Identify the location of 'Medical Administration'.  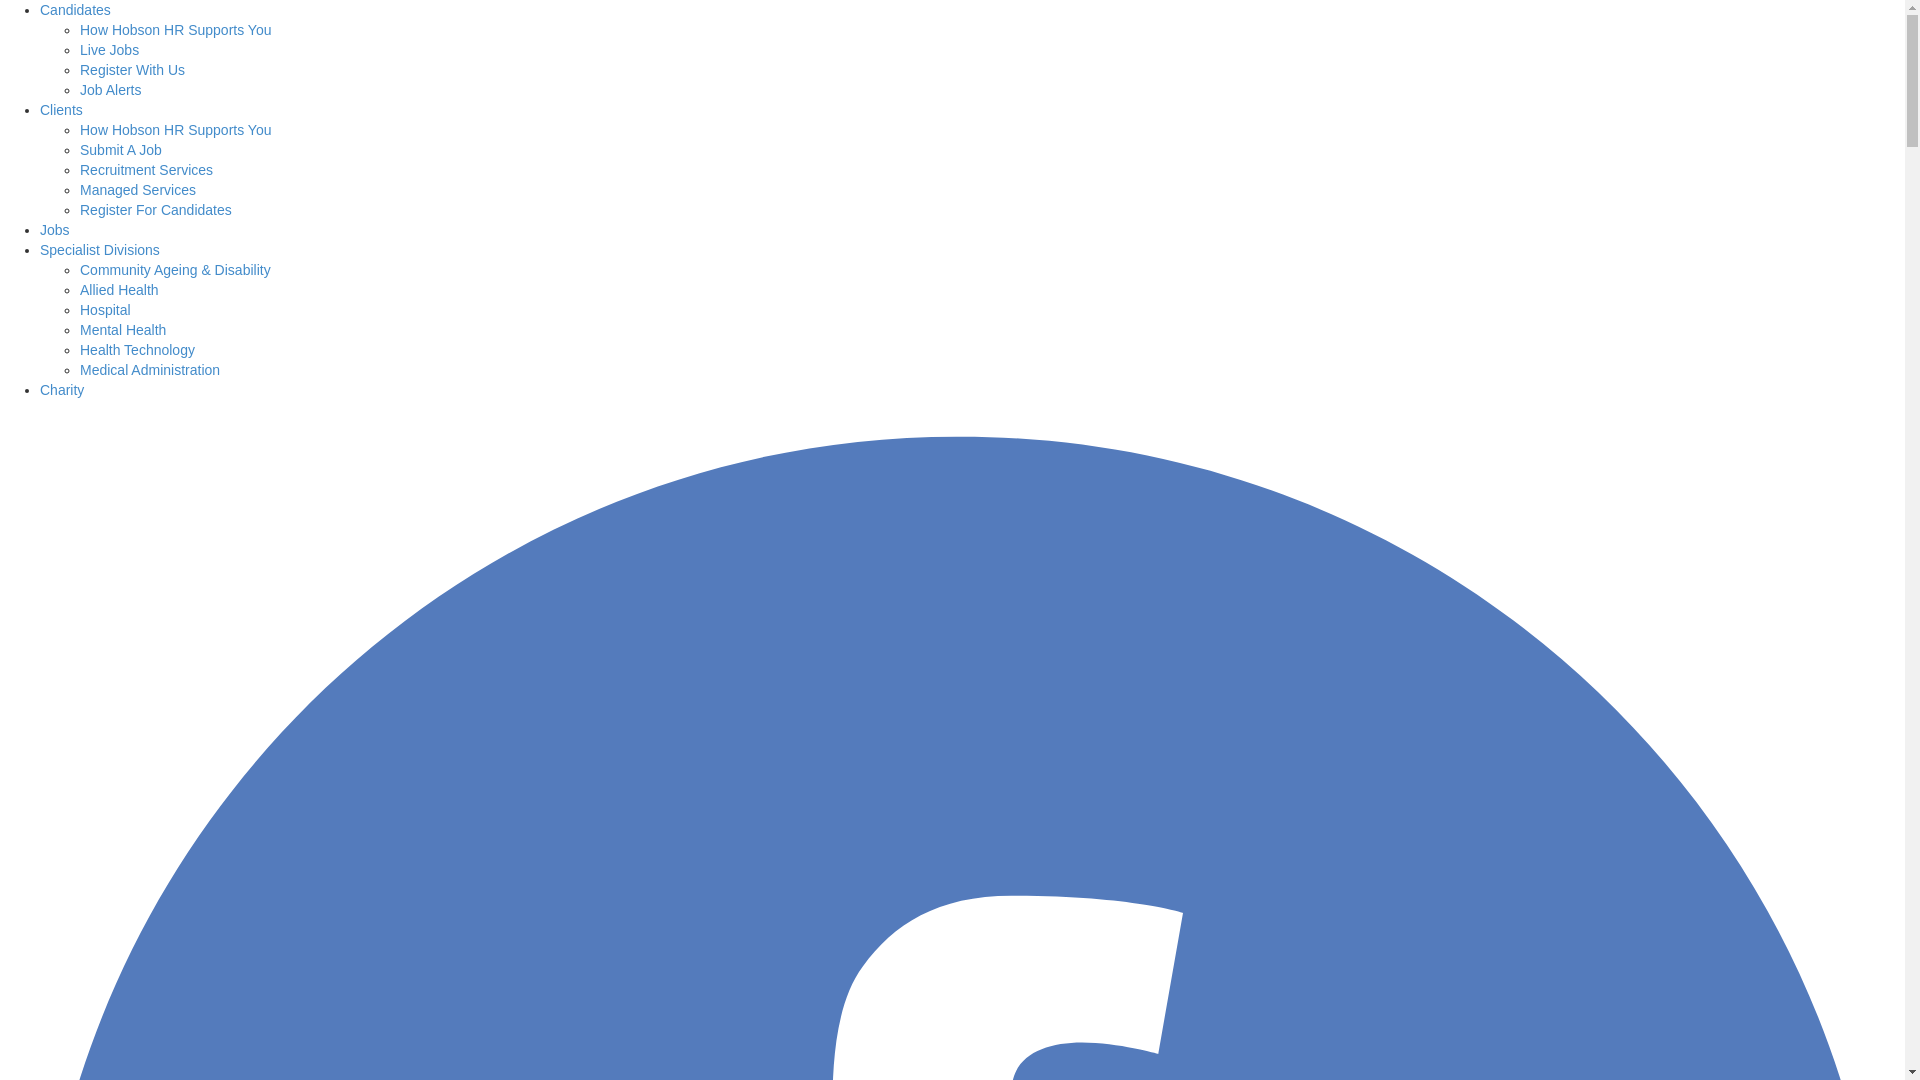
(148, 370).